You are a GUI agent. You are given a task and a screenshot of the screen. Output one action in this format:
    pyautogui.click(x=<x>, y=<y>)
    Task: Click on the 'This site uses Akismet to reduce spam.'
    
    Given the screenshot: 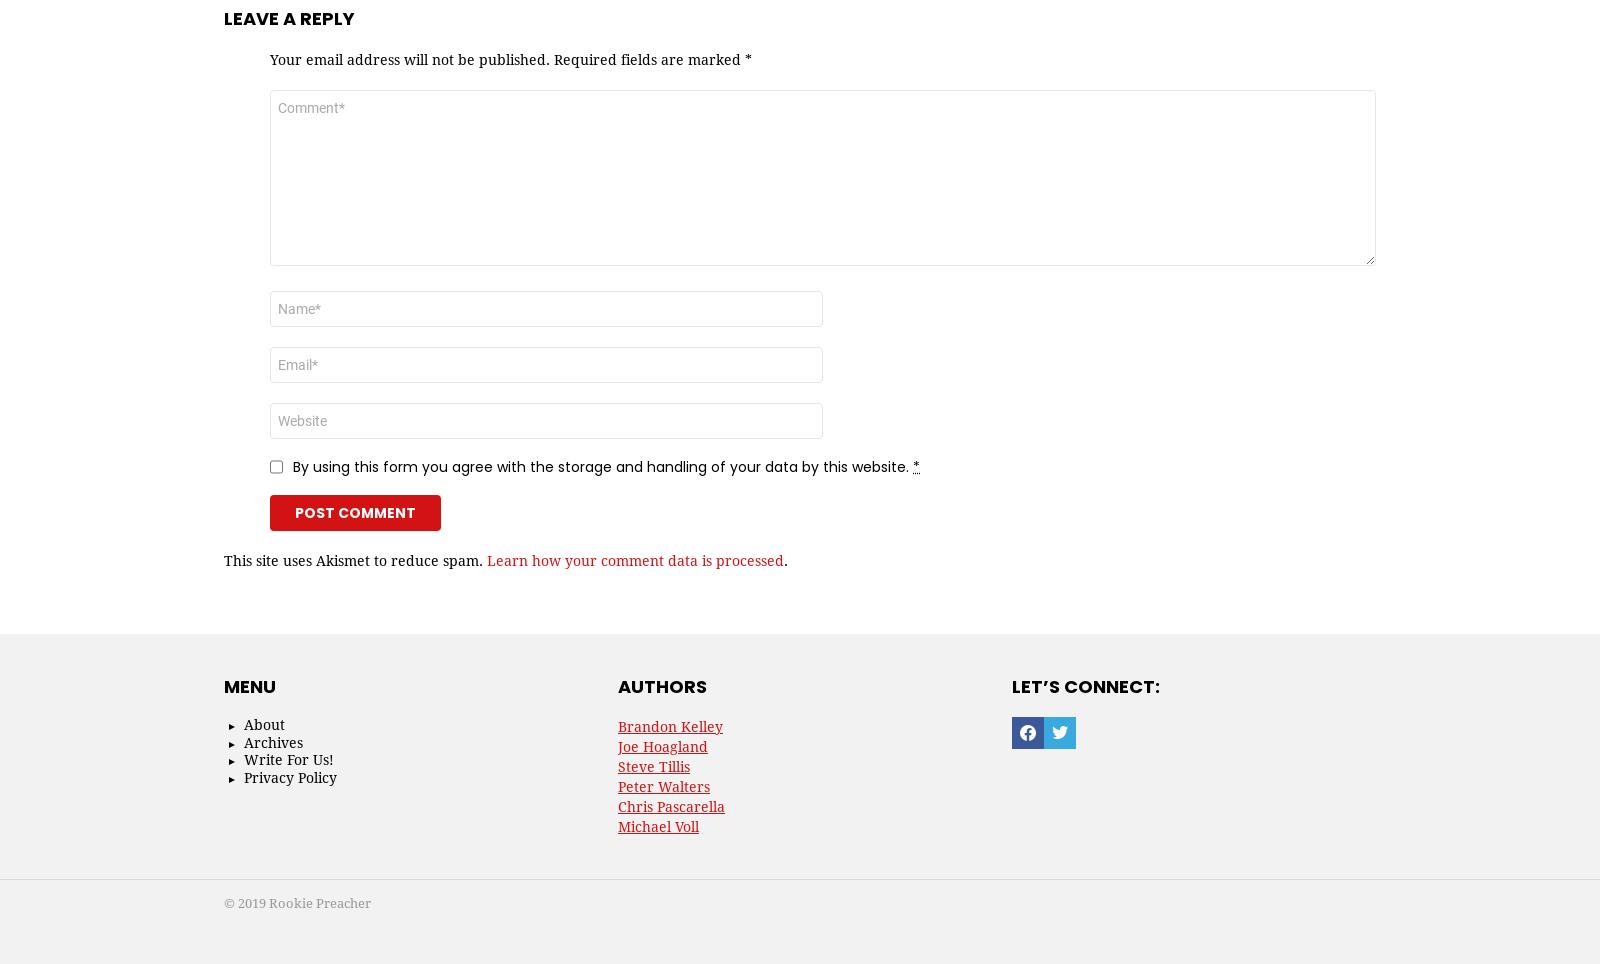 What is the action you would take?
    pyautogui.click(x=224, y=559)
    